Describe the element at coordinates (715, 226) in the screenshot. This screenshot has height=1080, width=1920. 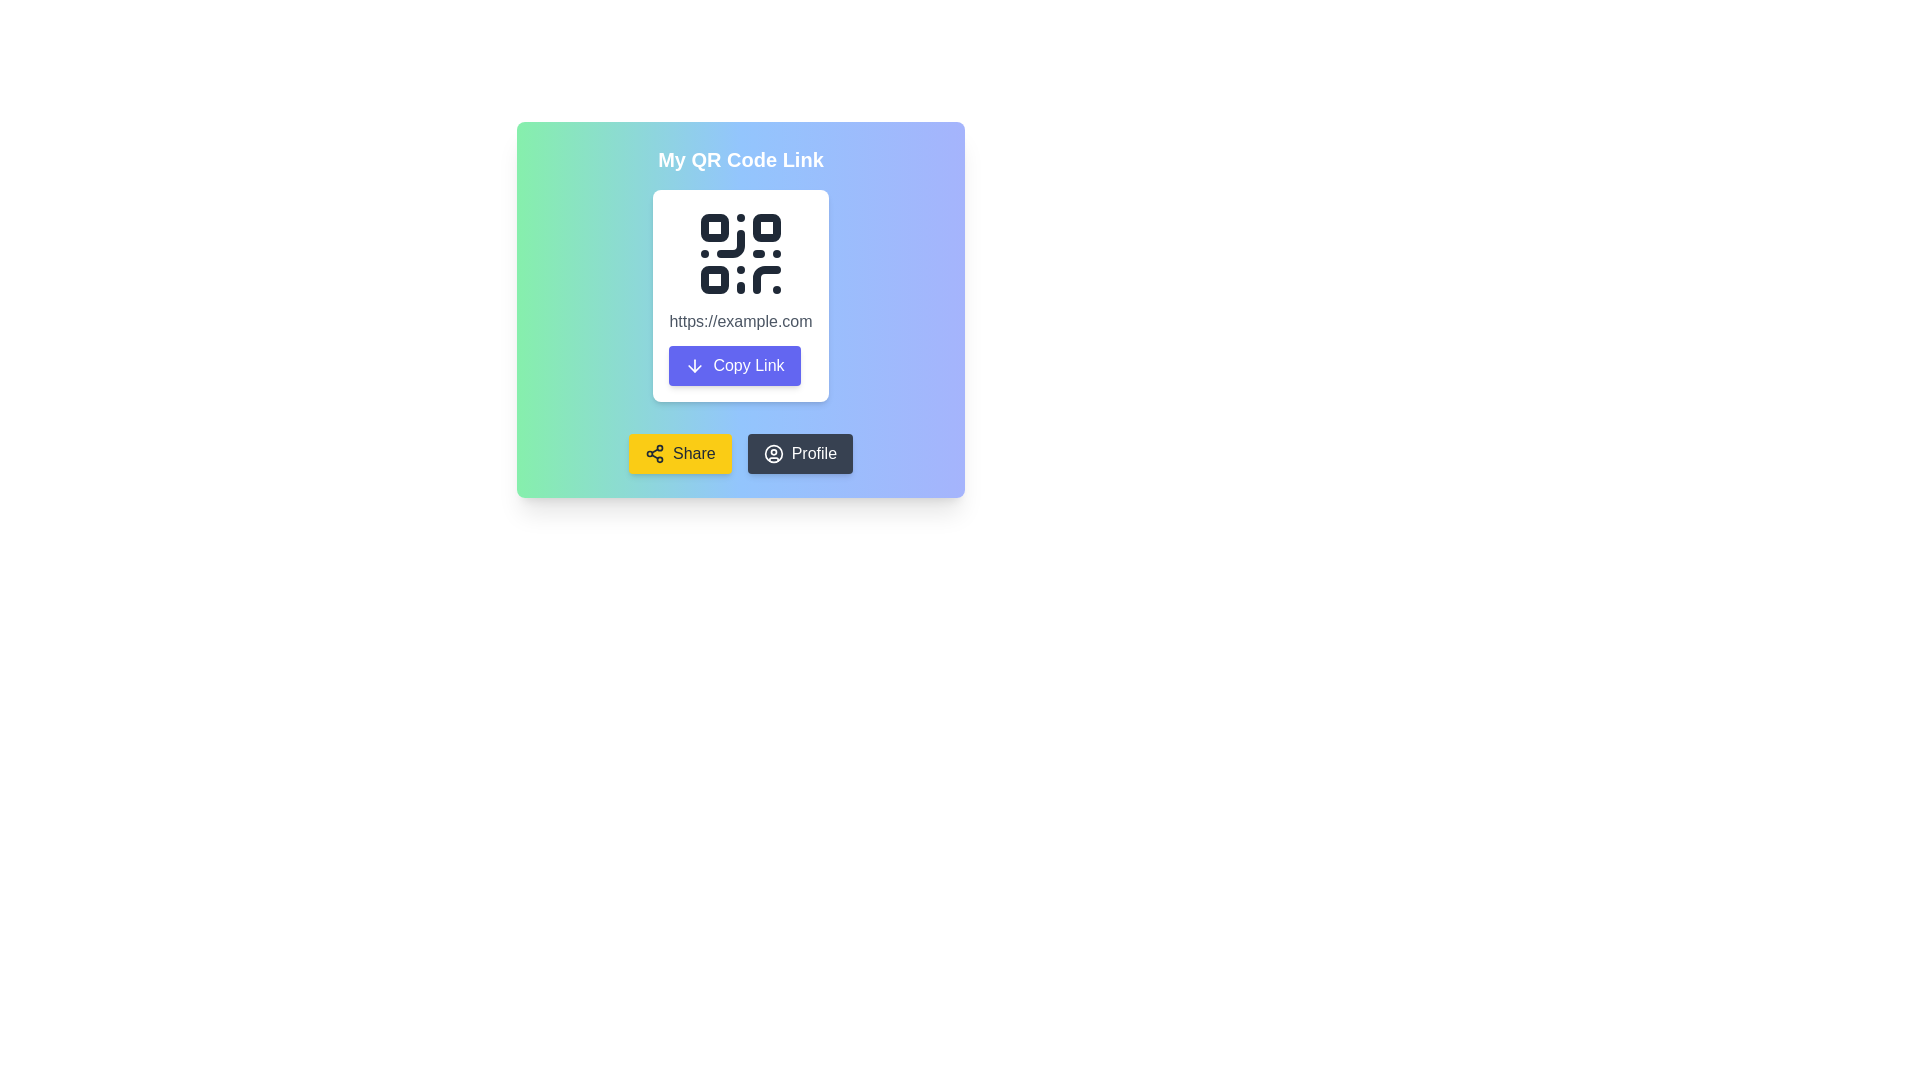
I see `the decorative square in the QR code located at the top-left corner of the QR code, positioned above the 'example.com' text` at that location.